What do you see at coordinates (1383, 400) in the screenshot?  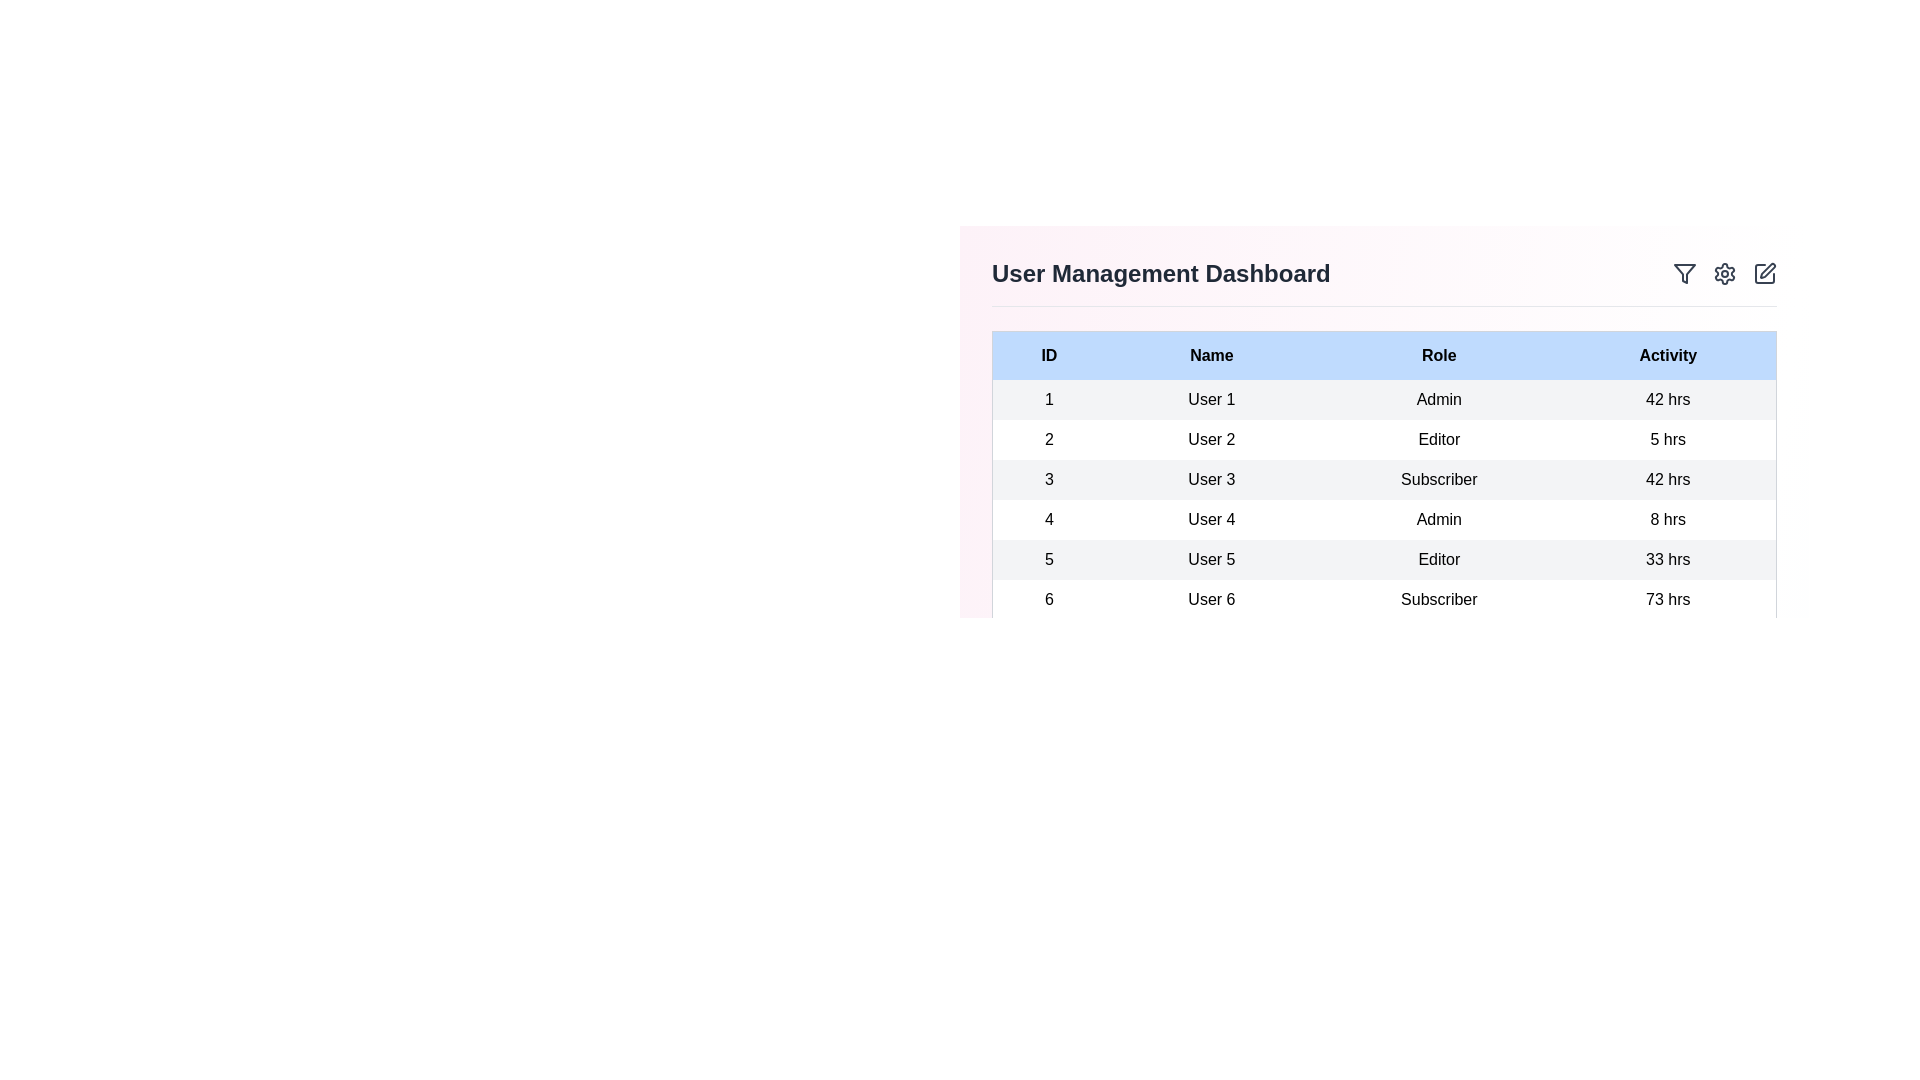 I see `the row corresponding to user ID 1` at bounding box center [1383, 400].